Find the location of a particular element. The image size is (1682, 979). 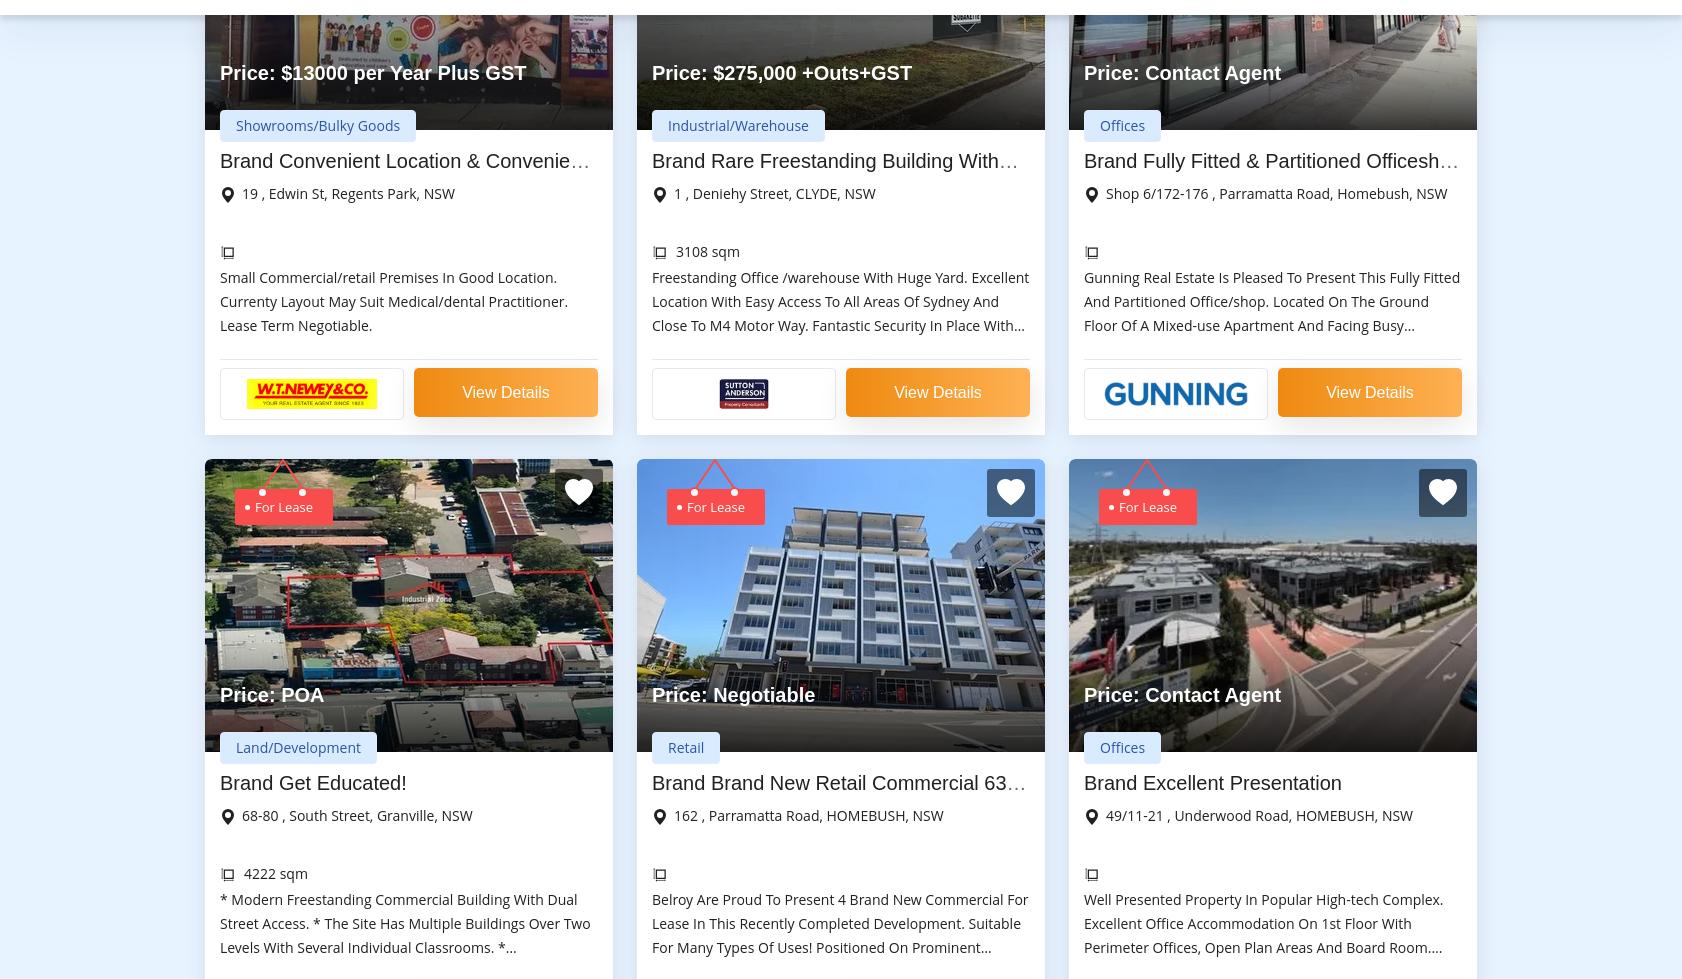

'About us on' is located at coordinates (251, 792).